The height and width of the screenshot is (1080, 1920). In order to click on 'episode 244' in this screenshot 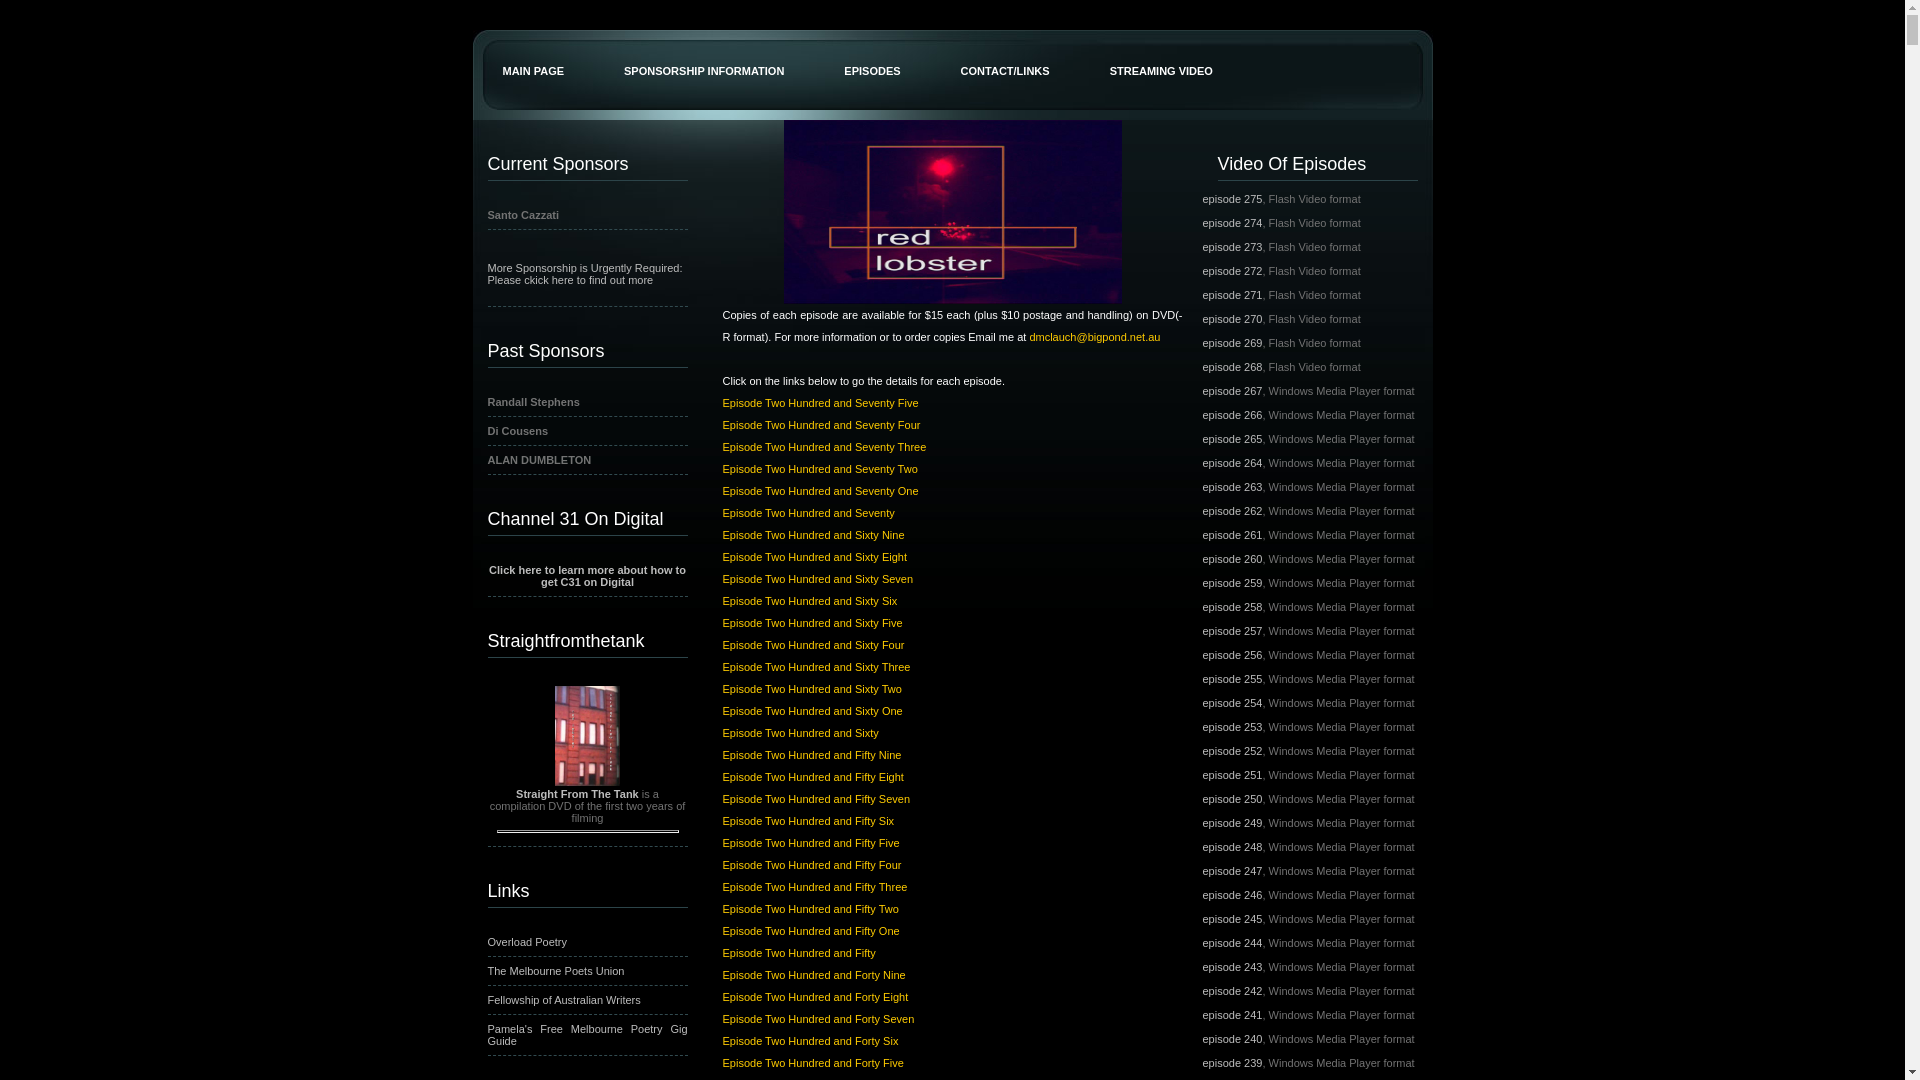, I will do `click(1231, 942)`.